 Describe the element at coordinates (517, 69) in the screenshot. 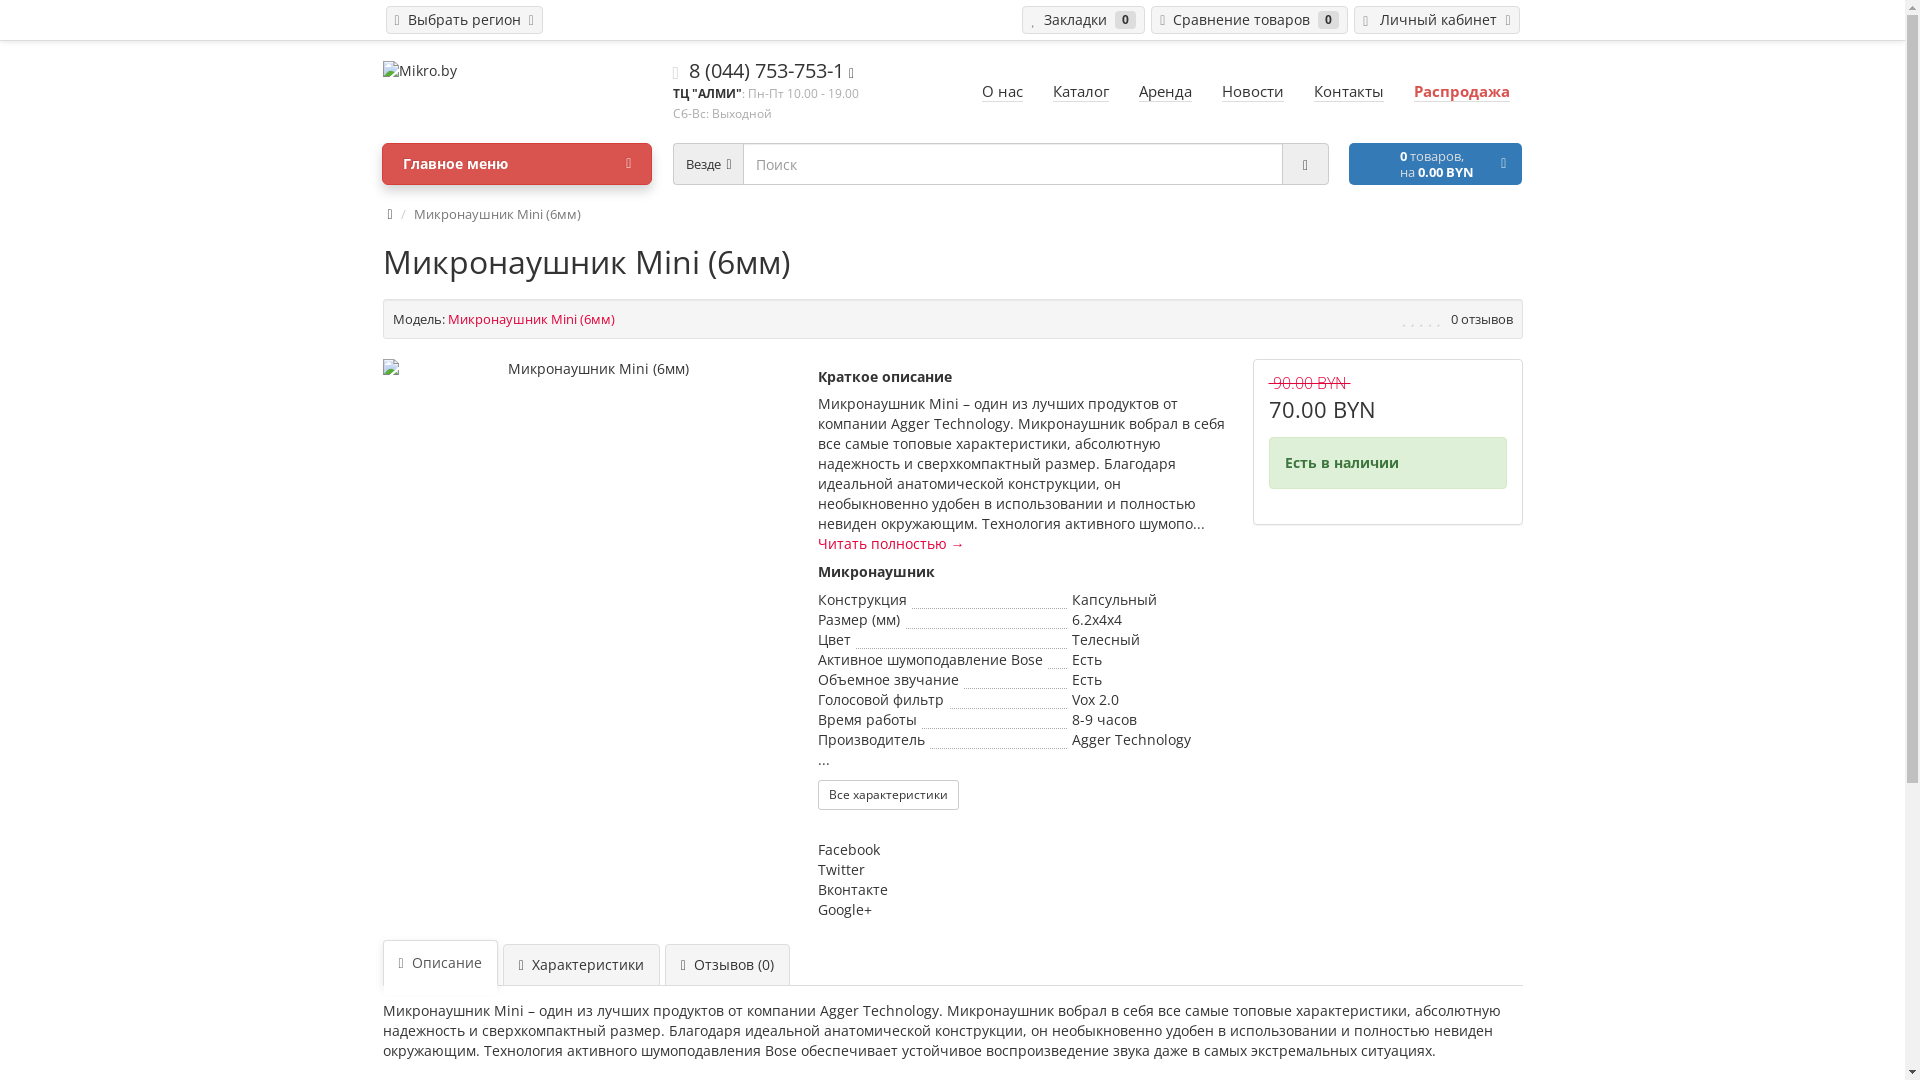

I see `'Mikro.by'` at that location.